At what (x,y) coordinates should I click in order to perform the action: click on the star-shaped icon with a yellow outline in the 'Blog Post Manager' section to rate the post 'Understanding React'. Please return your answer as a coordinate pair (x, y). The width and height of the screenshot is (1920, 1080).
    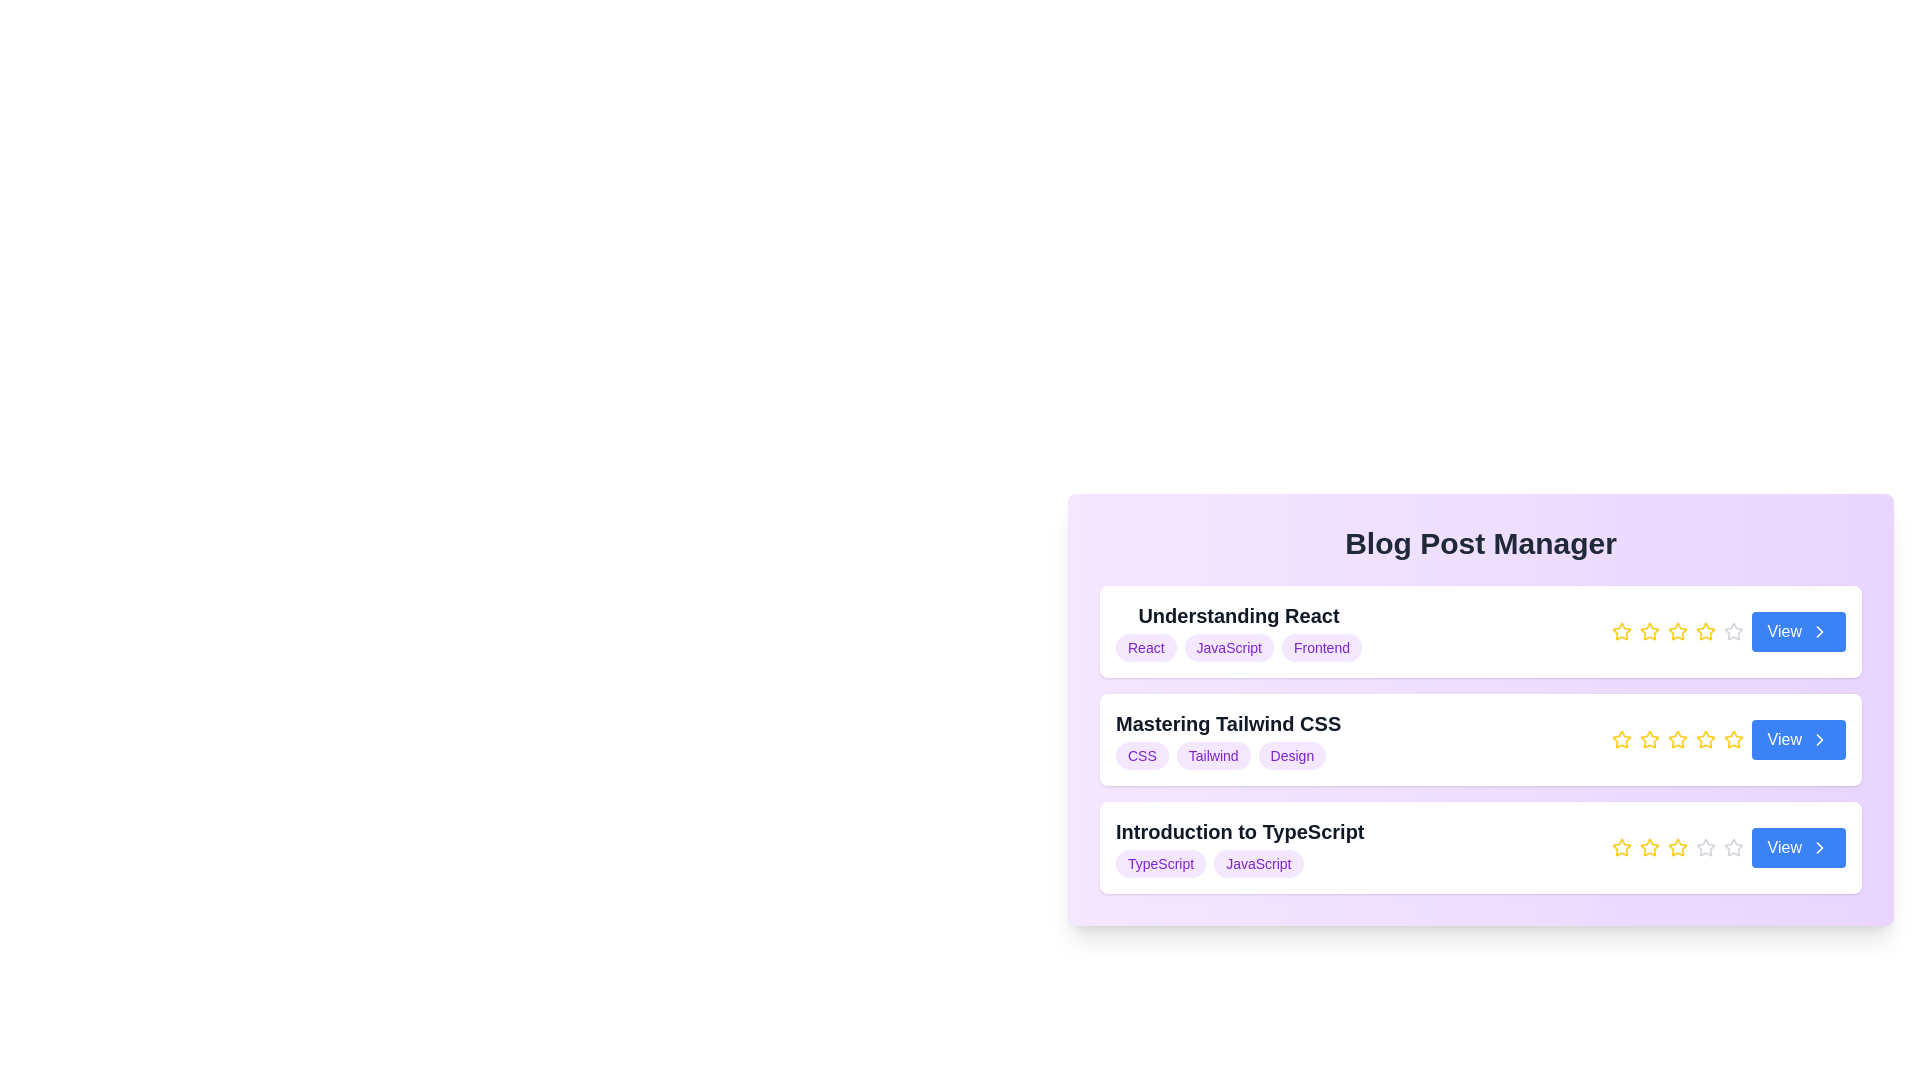
    Looking at the image, I should click on (1649, 631).